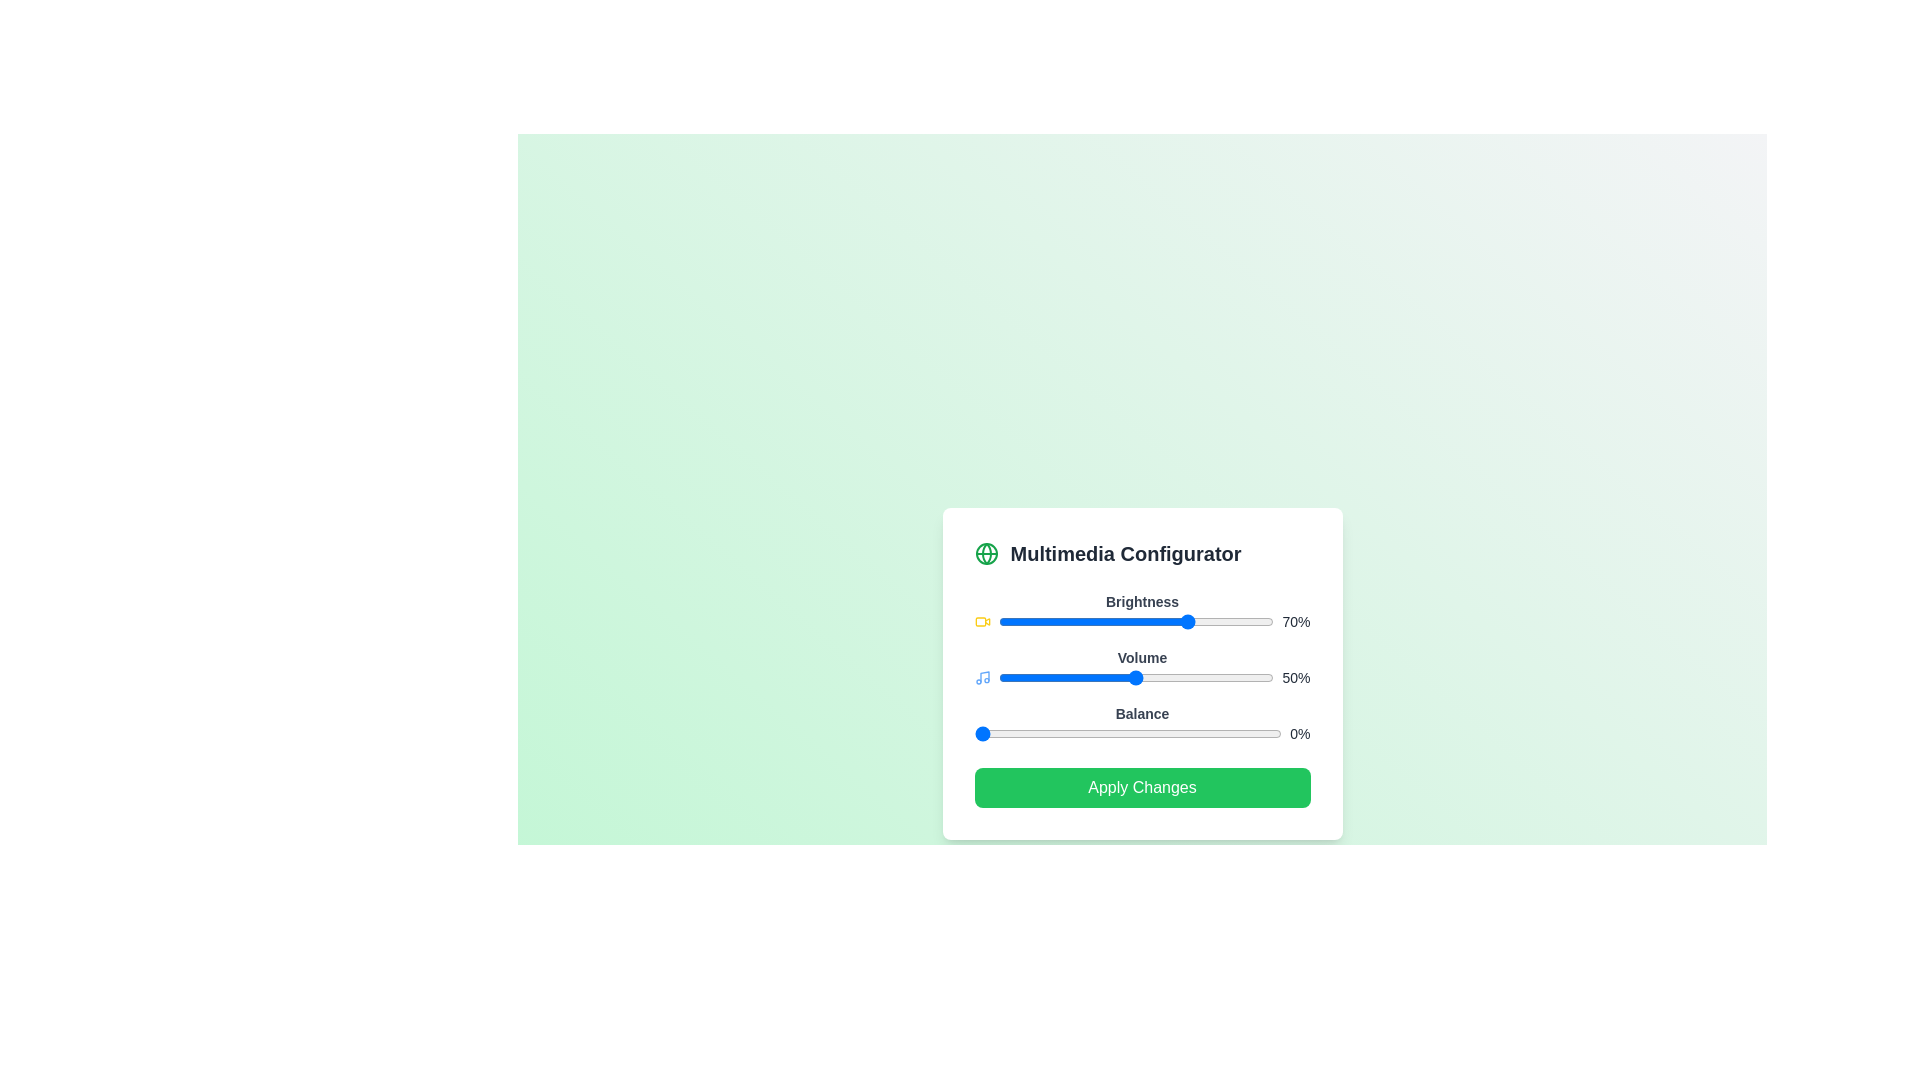 The width and height of the screenshot is (1920, 1080). I want to click on the brightness slider to 2%, so click(1003, 620).